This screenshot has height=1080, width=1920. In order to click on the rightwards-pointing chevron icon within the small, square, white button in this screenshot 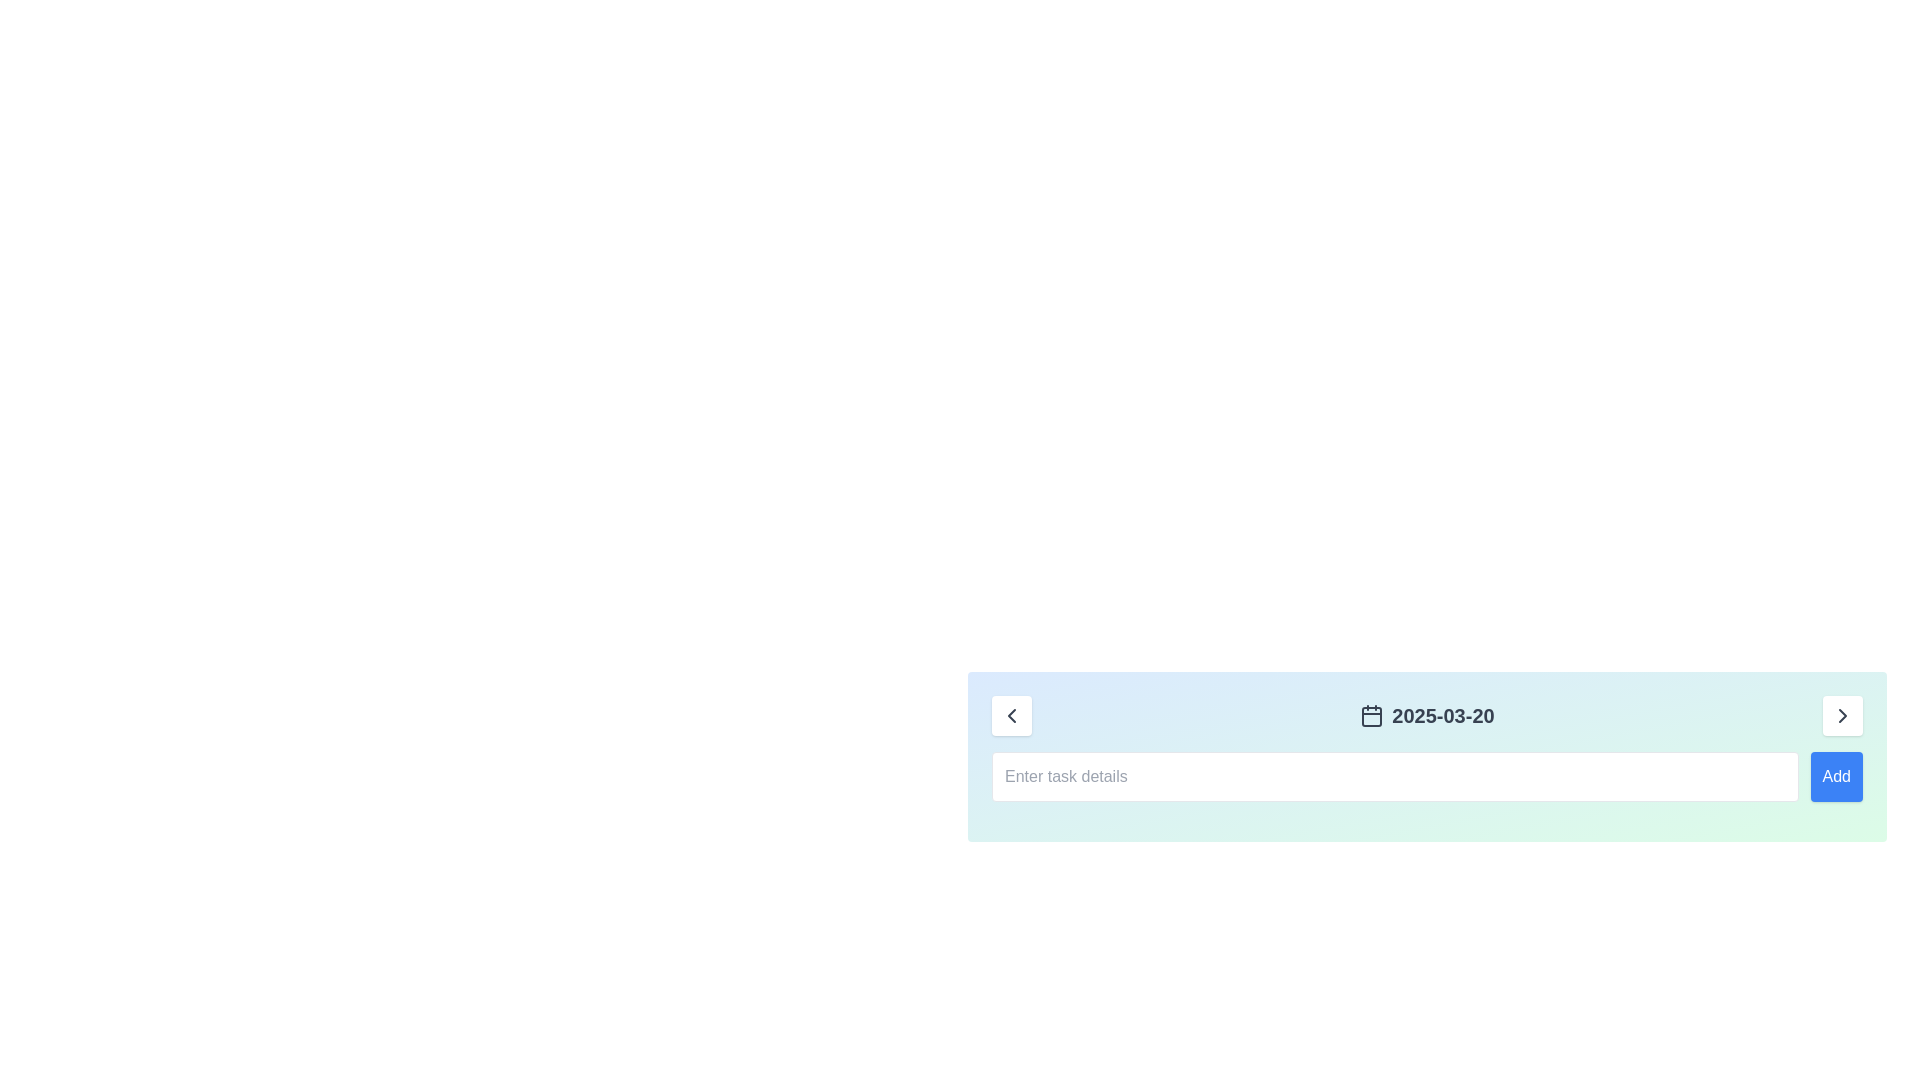, I will do `click(1842, 715)`.